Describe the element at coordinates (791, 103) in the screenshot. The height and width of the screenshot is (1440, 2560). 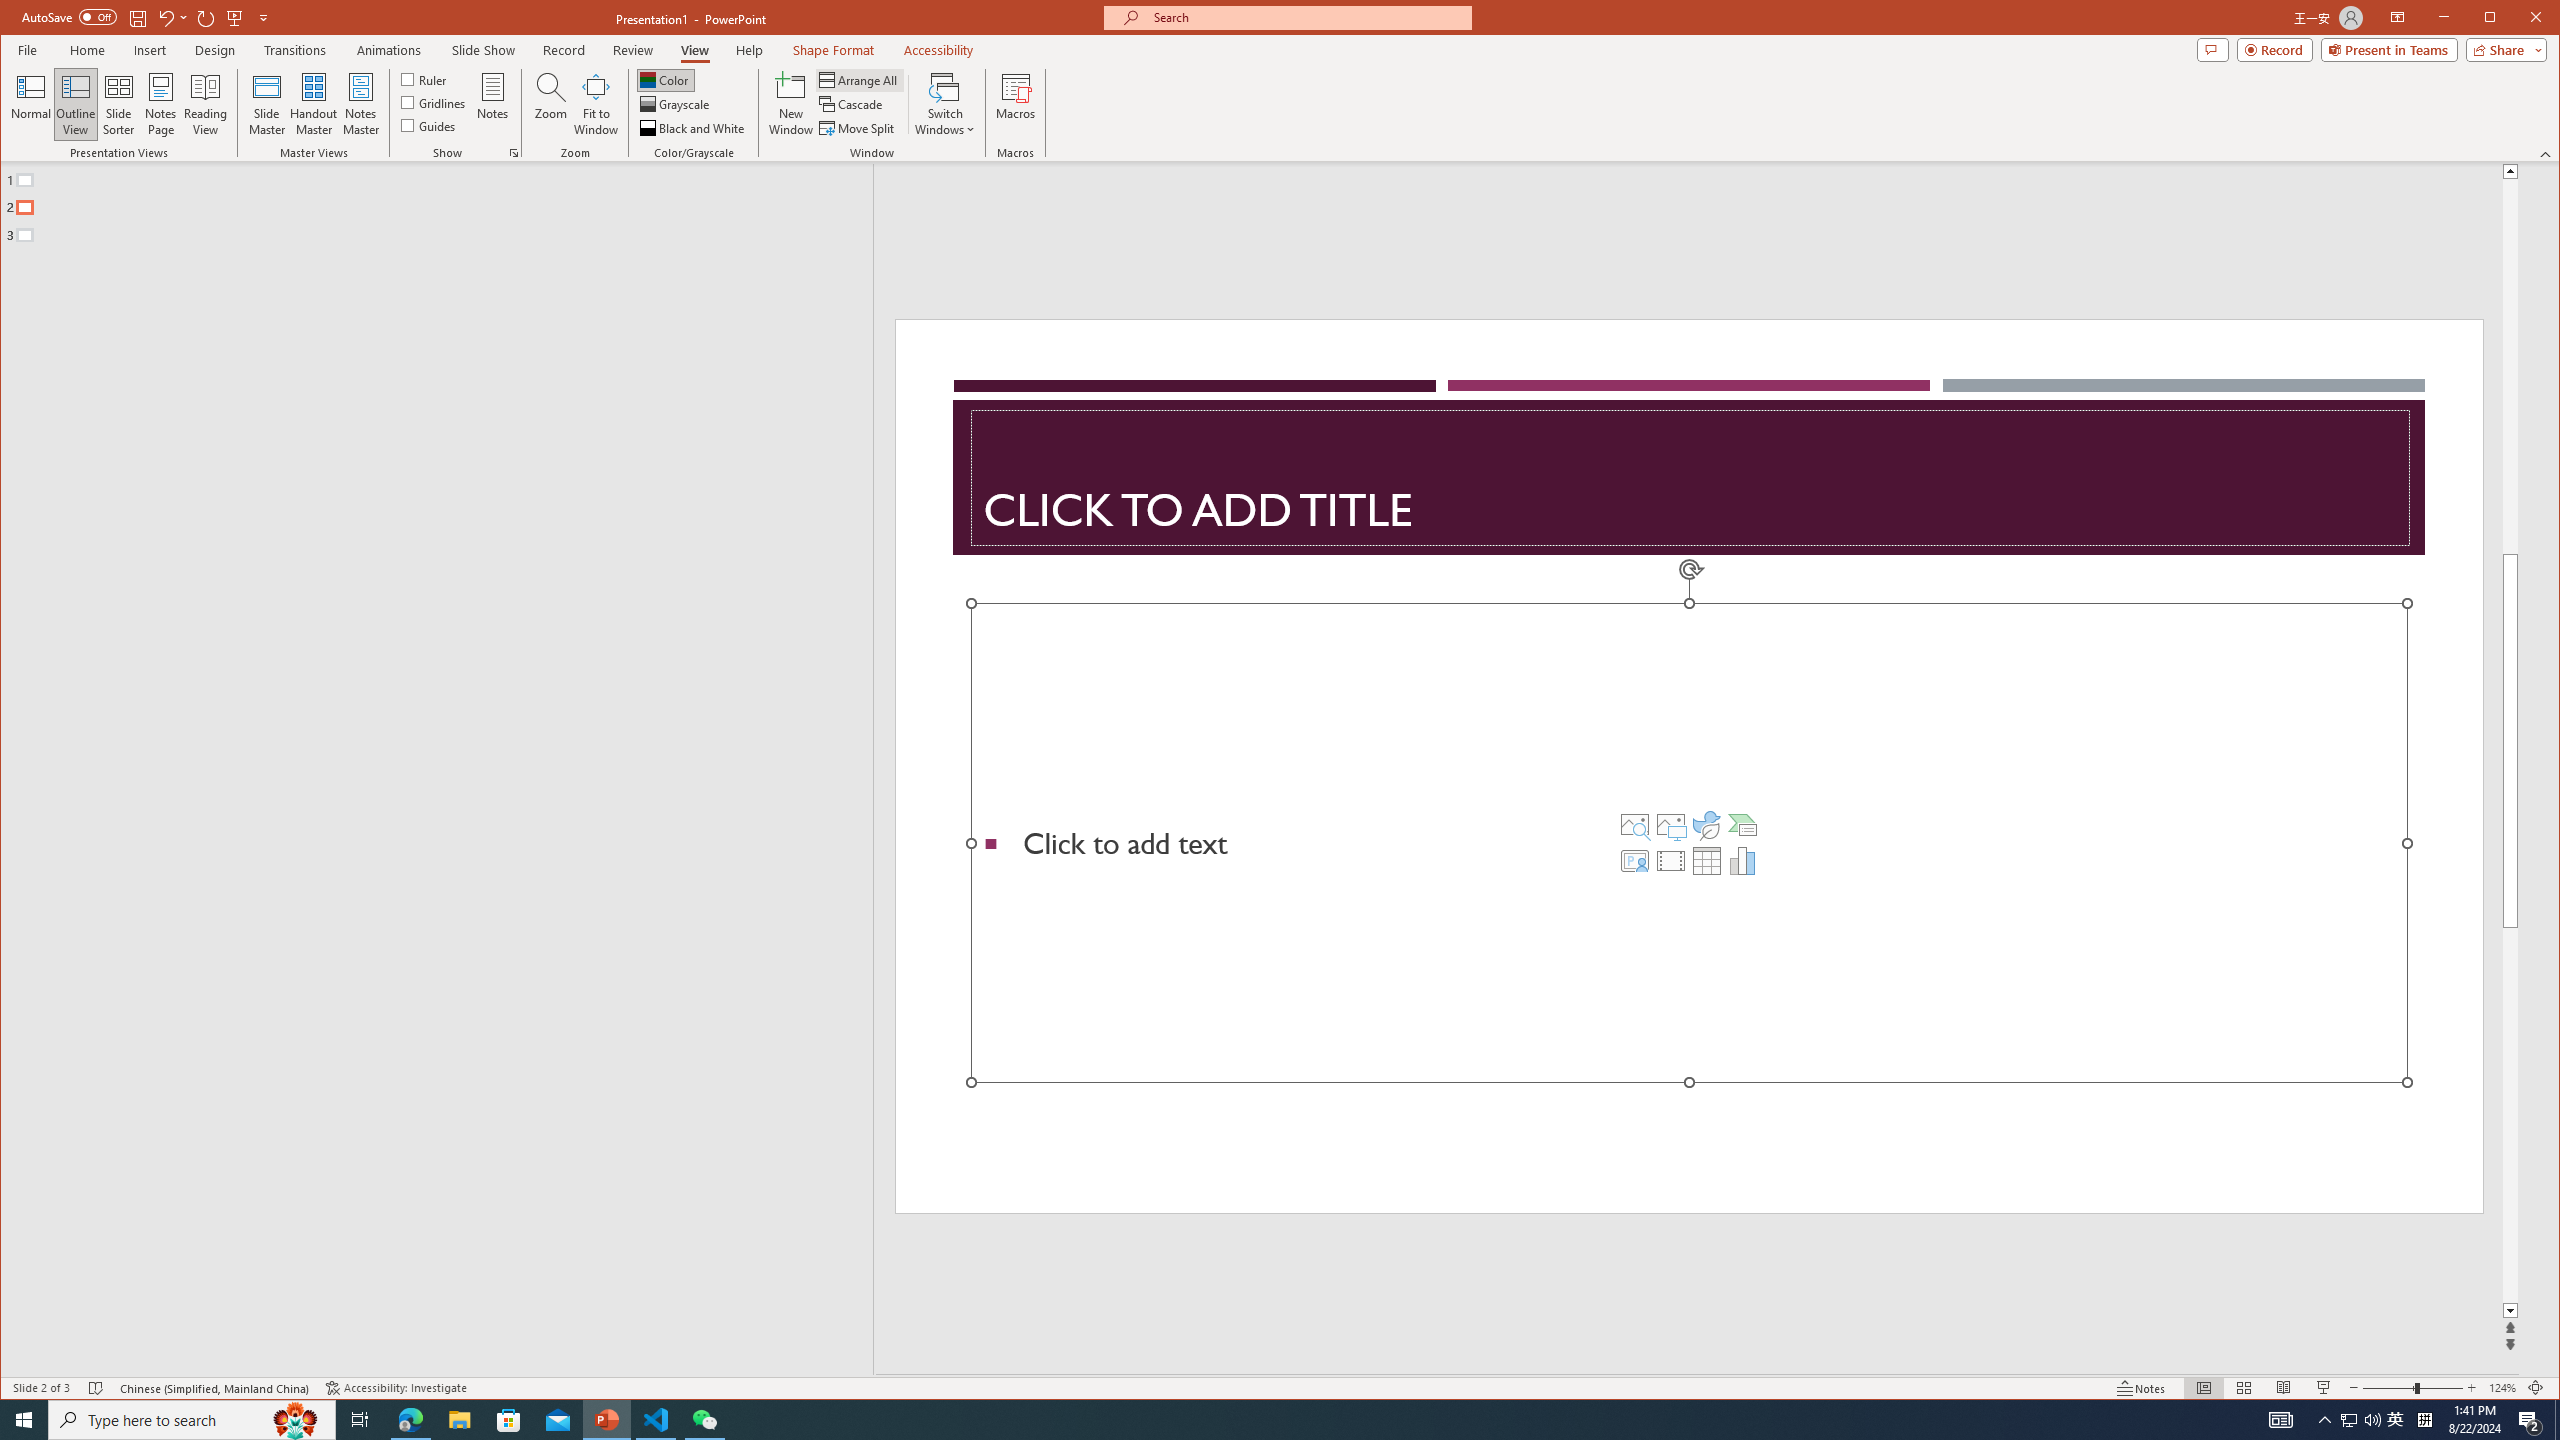
I see `'New Window'` at that location.